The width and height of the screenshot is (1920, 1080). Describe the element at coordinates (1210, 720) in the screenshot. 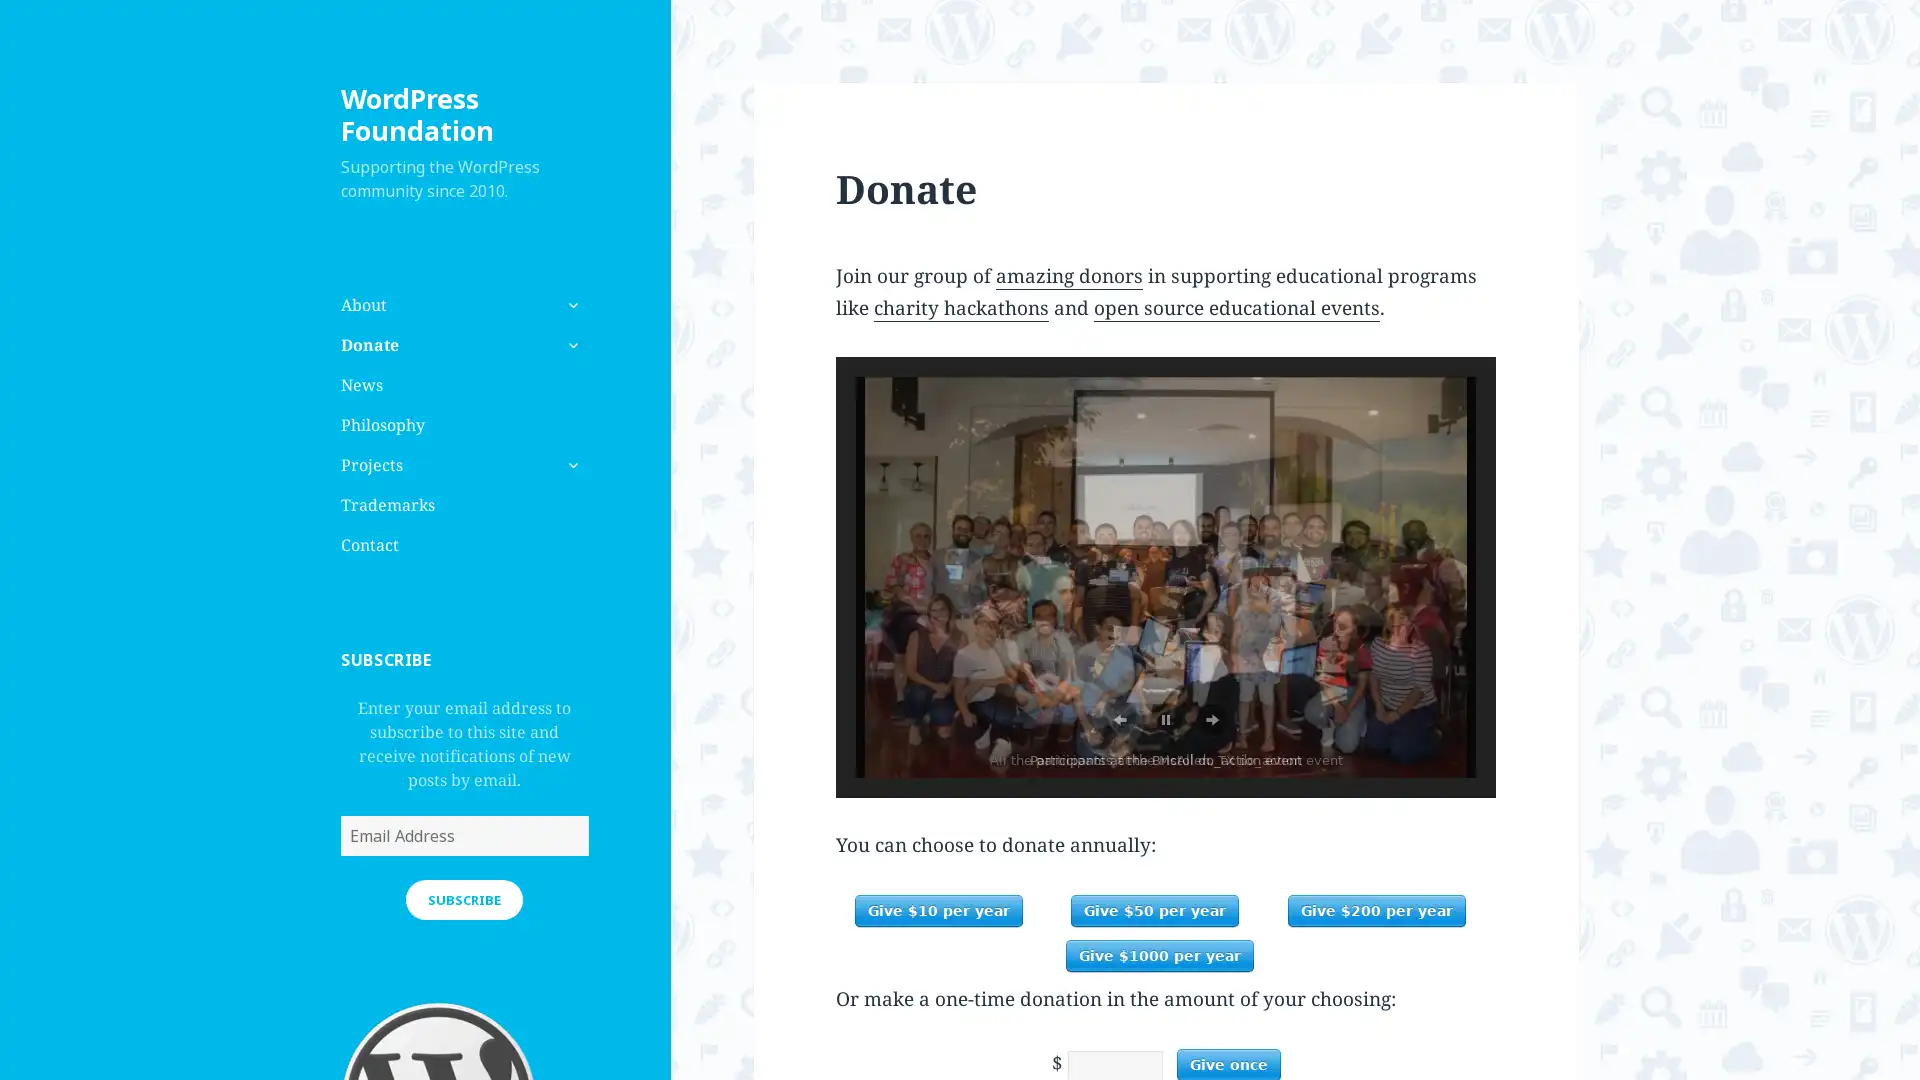

I see `Next Slide` at that location.